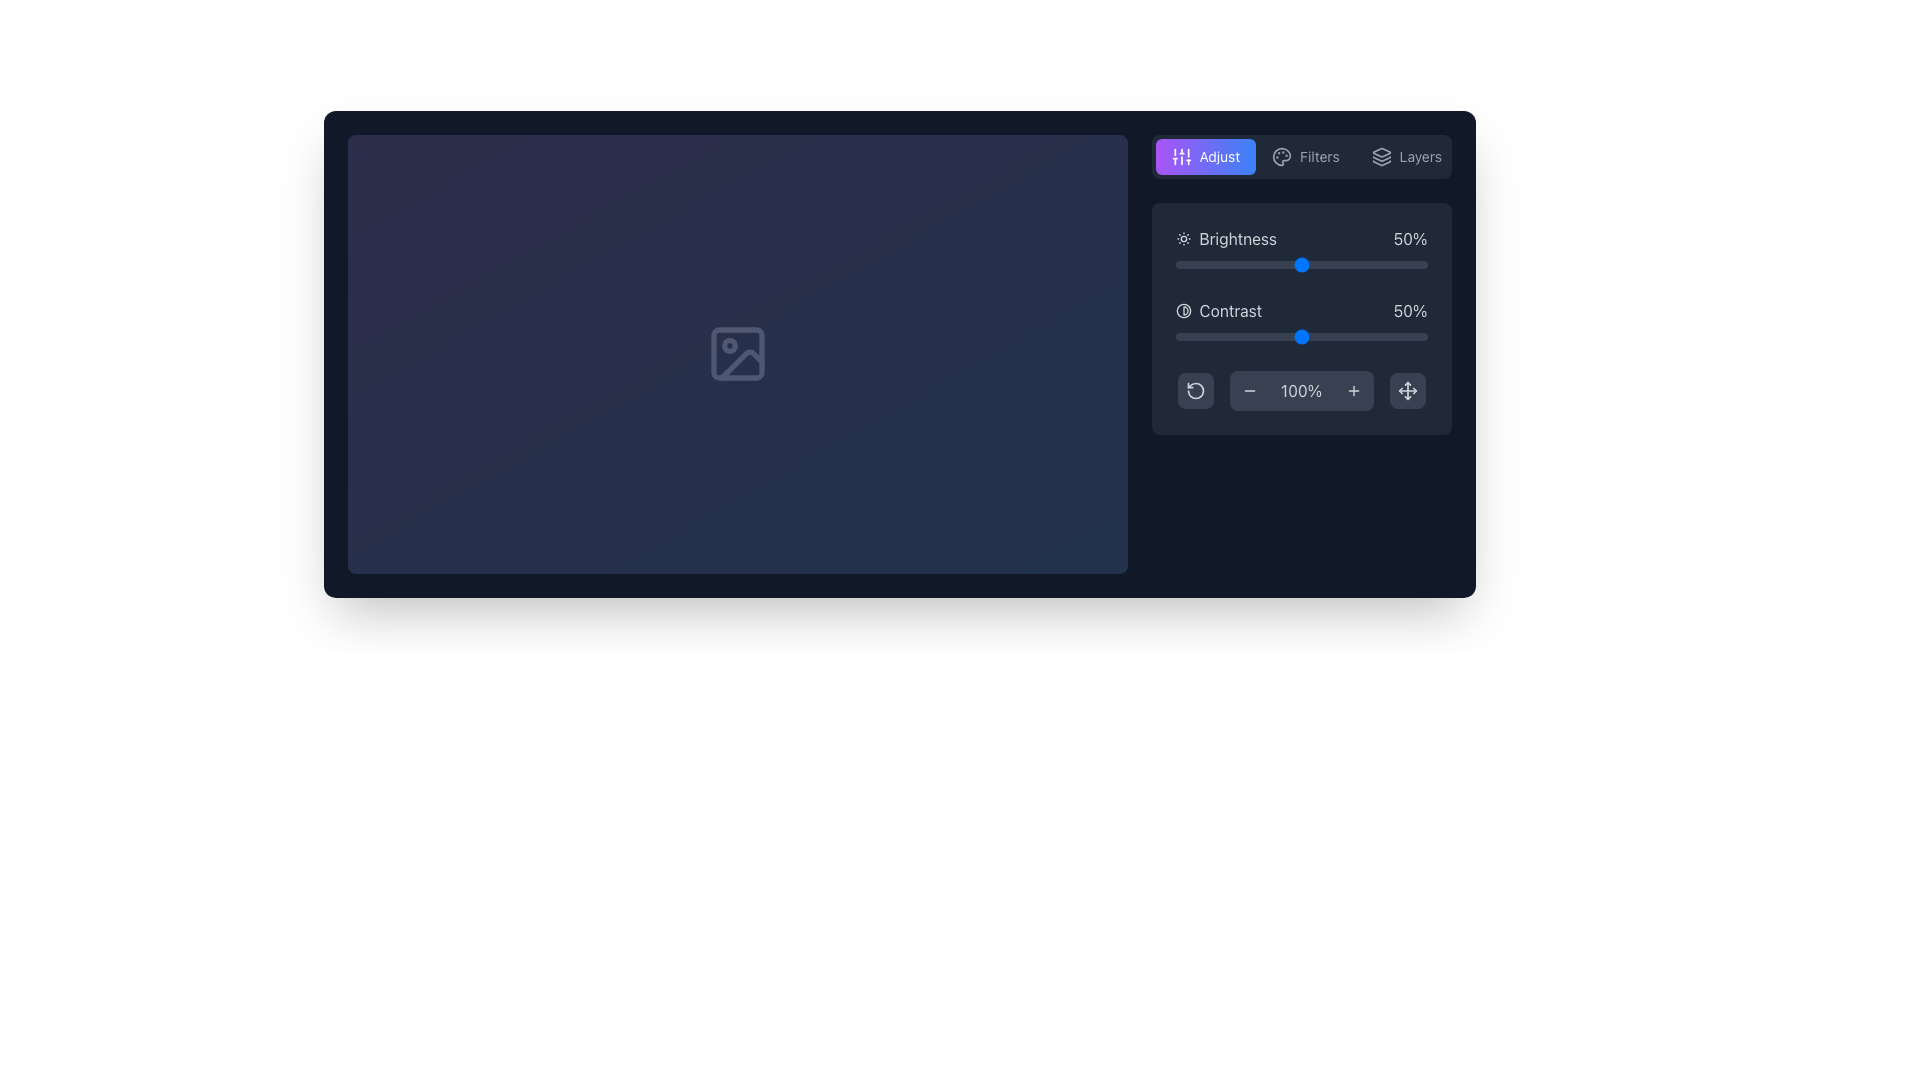 The image size is (1920, 1080). What do you see at coordinates (1331, 335) in the screenshot?
I see `the contrast value` at bounding box center [1331, 335].